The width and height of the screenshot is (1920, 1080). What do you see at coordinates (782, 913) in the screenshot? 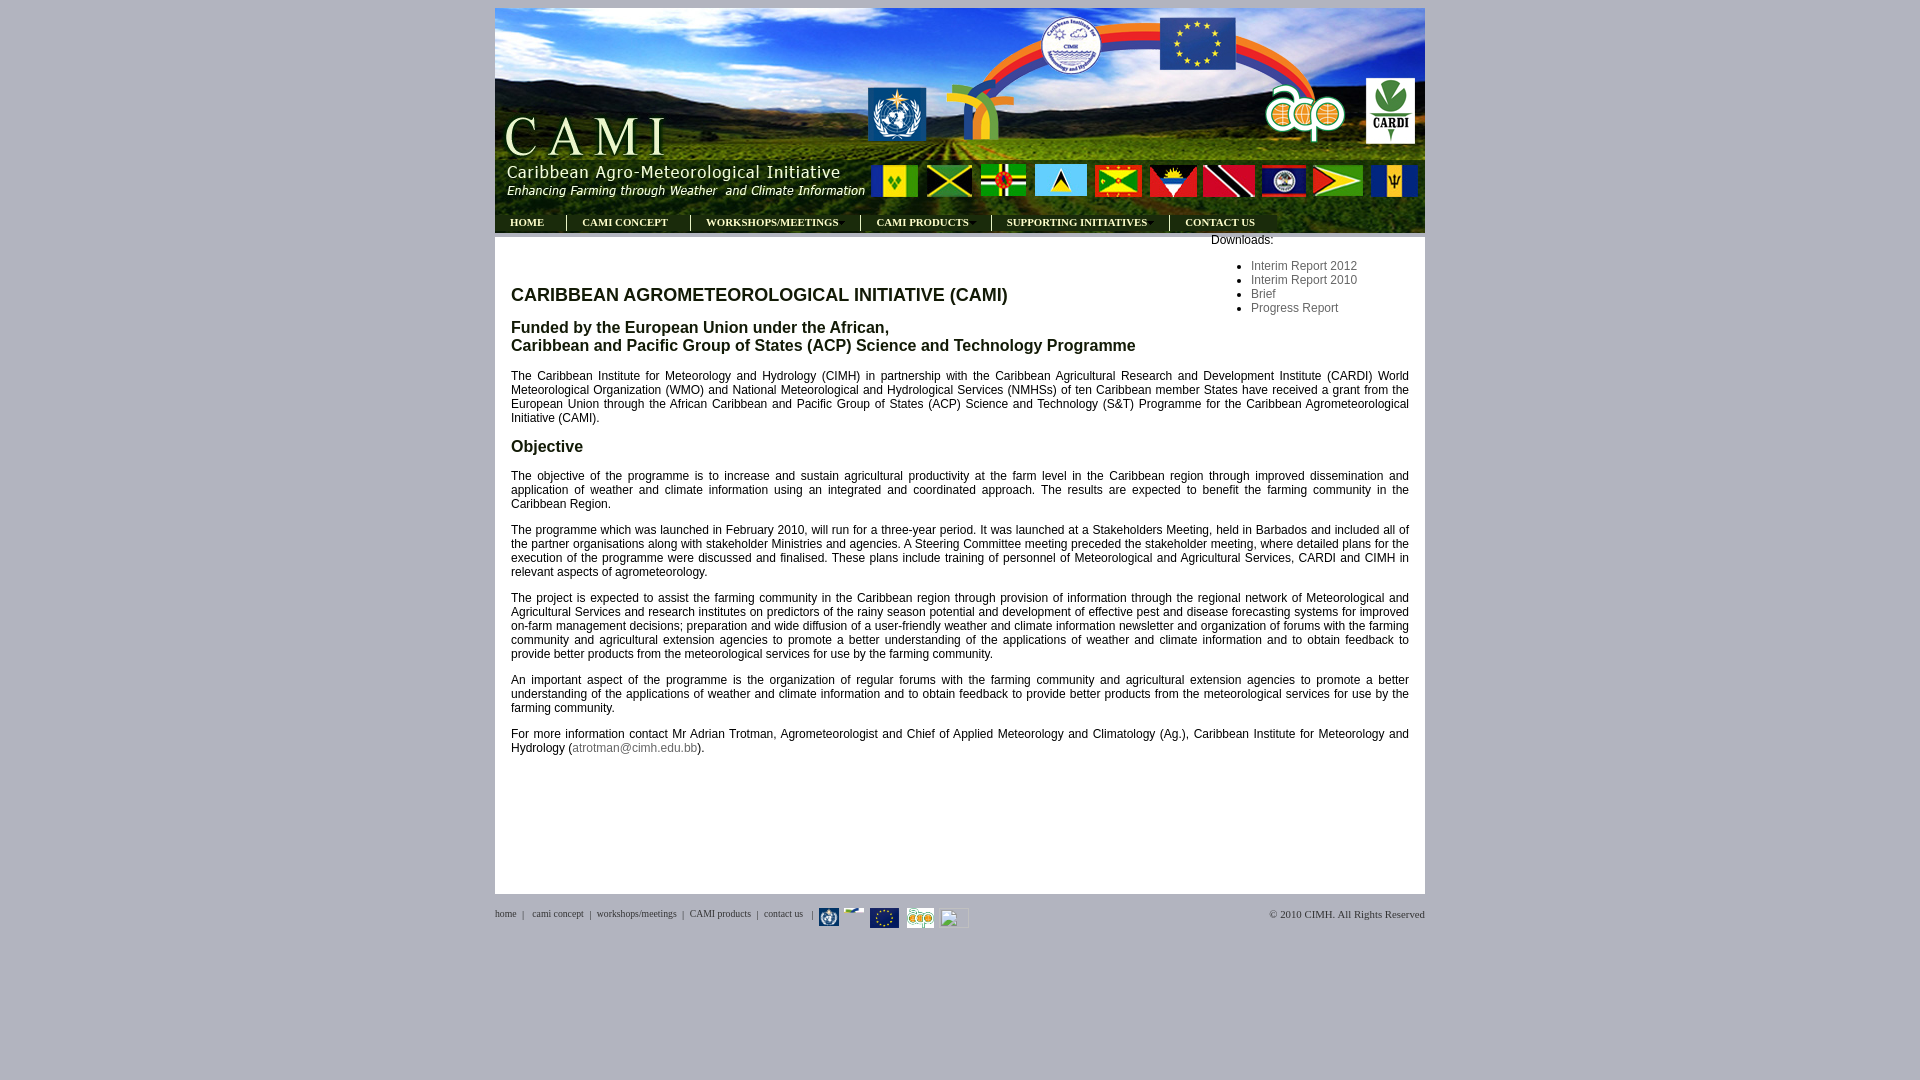
I see `'contact us'` at bounding box center [782, 913].